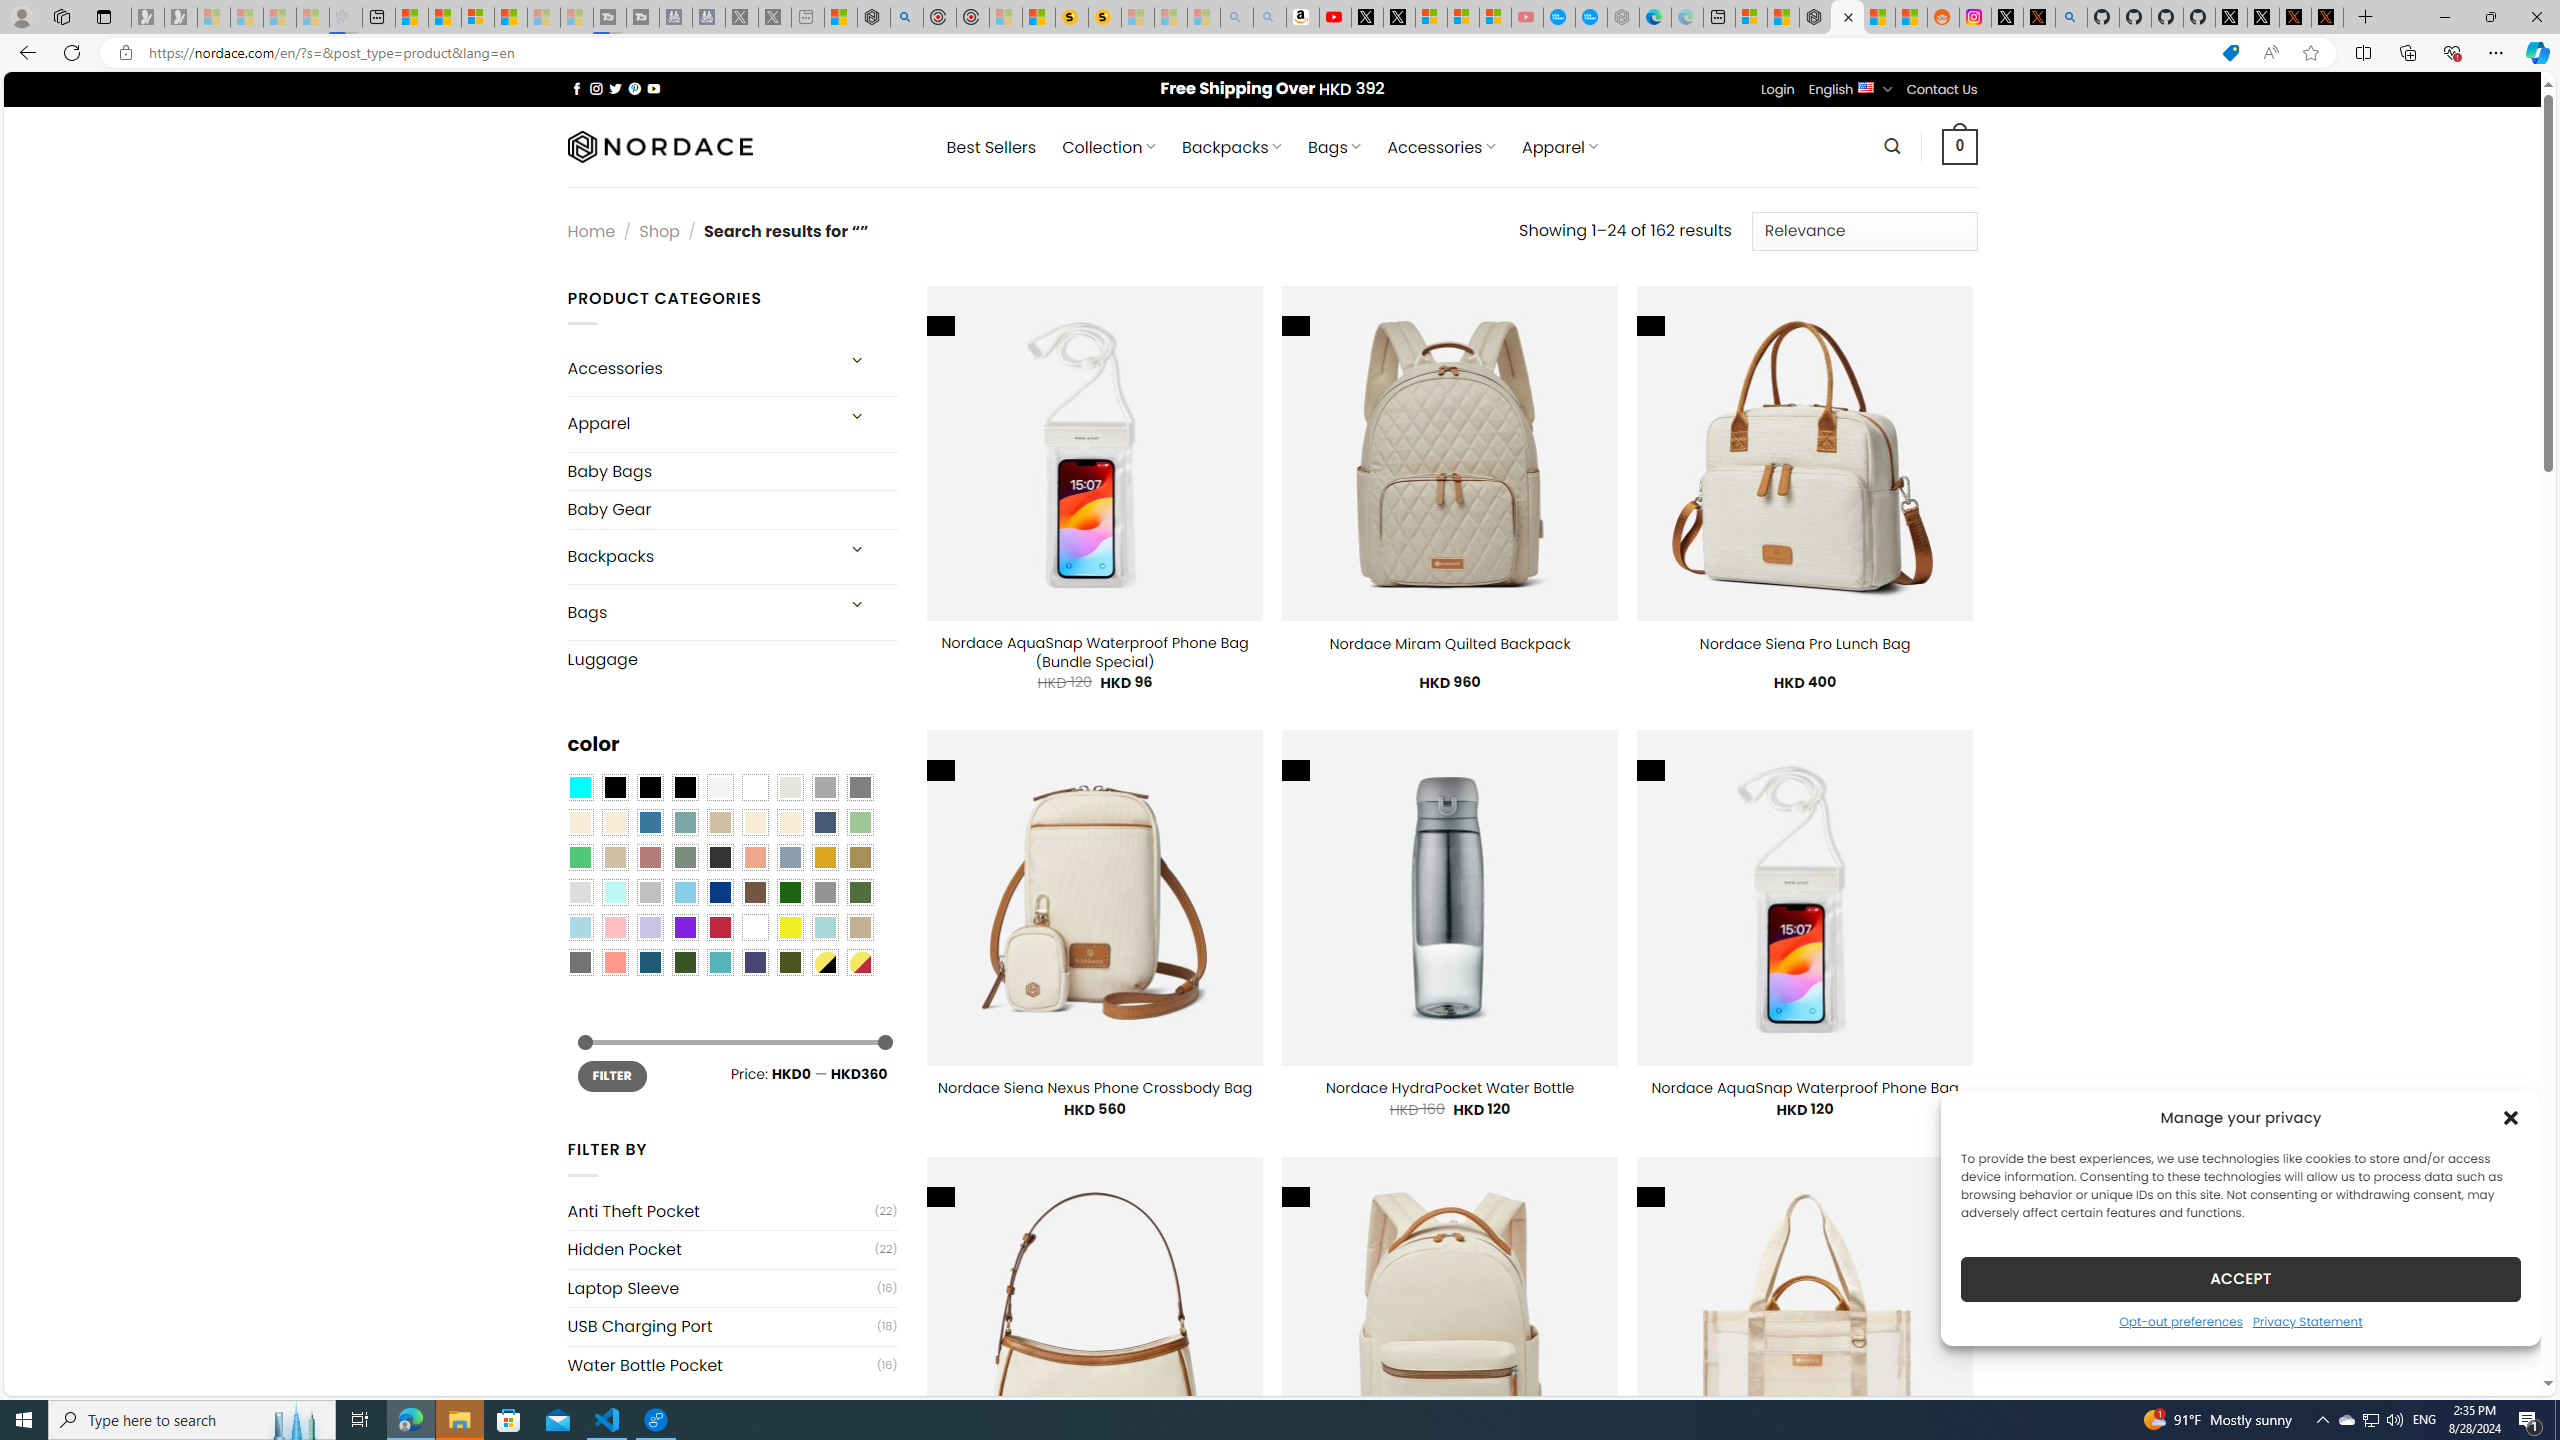 Image resolution: width=2560 pixels, height=1440 pixels. I want to click on 'White', so click(754, 926).